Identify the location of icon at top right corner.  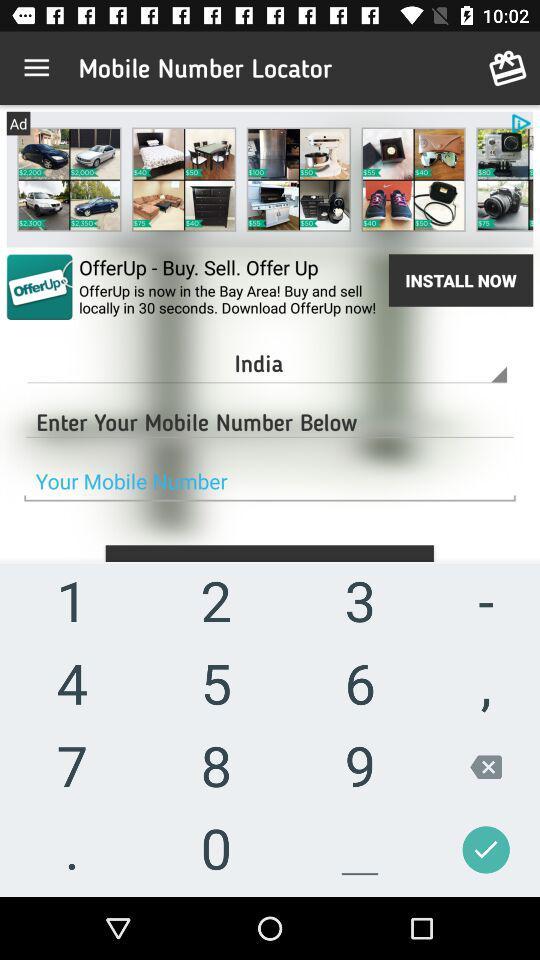
(508, 68).